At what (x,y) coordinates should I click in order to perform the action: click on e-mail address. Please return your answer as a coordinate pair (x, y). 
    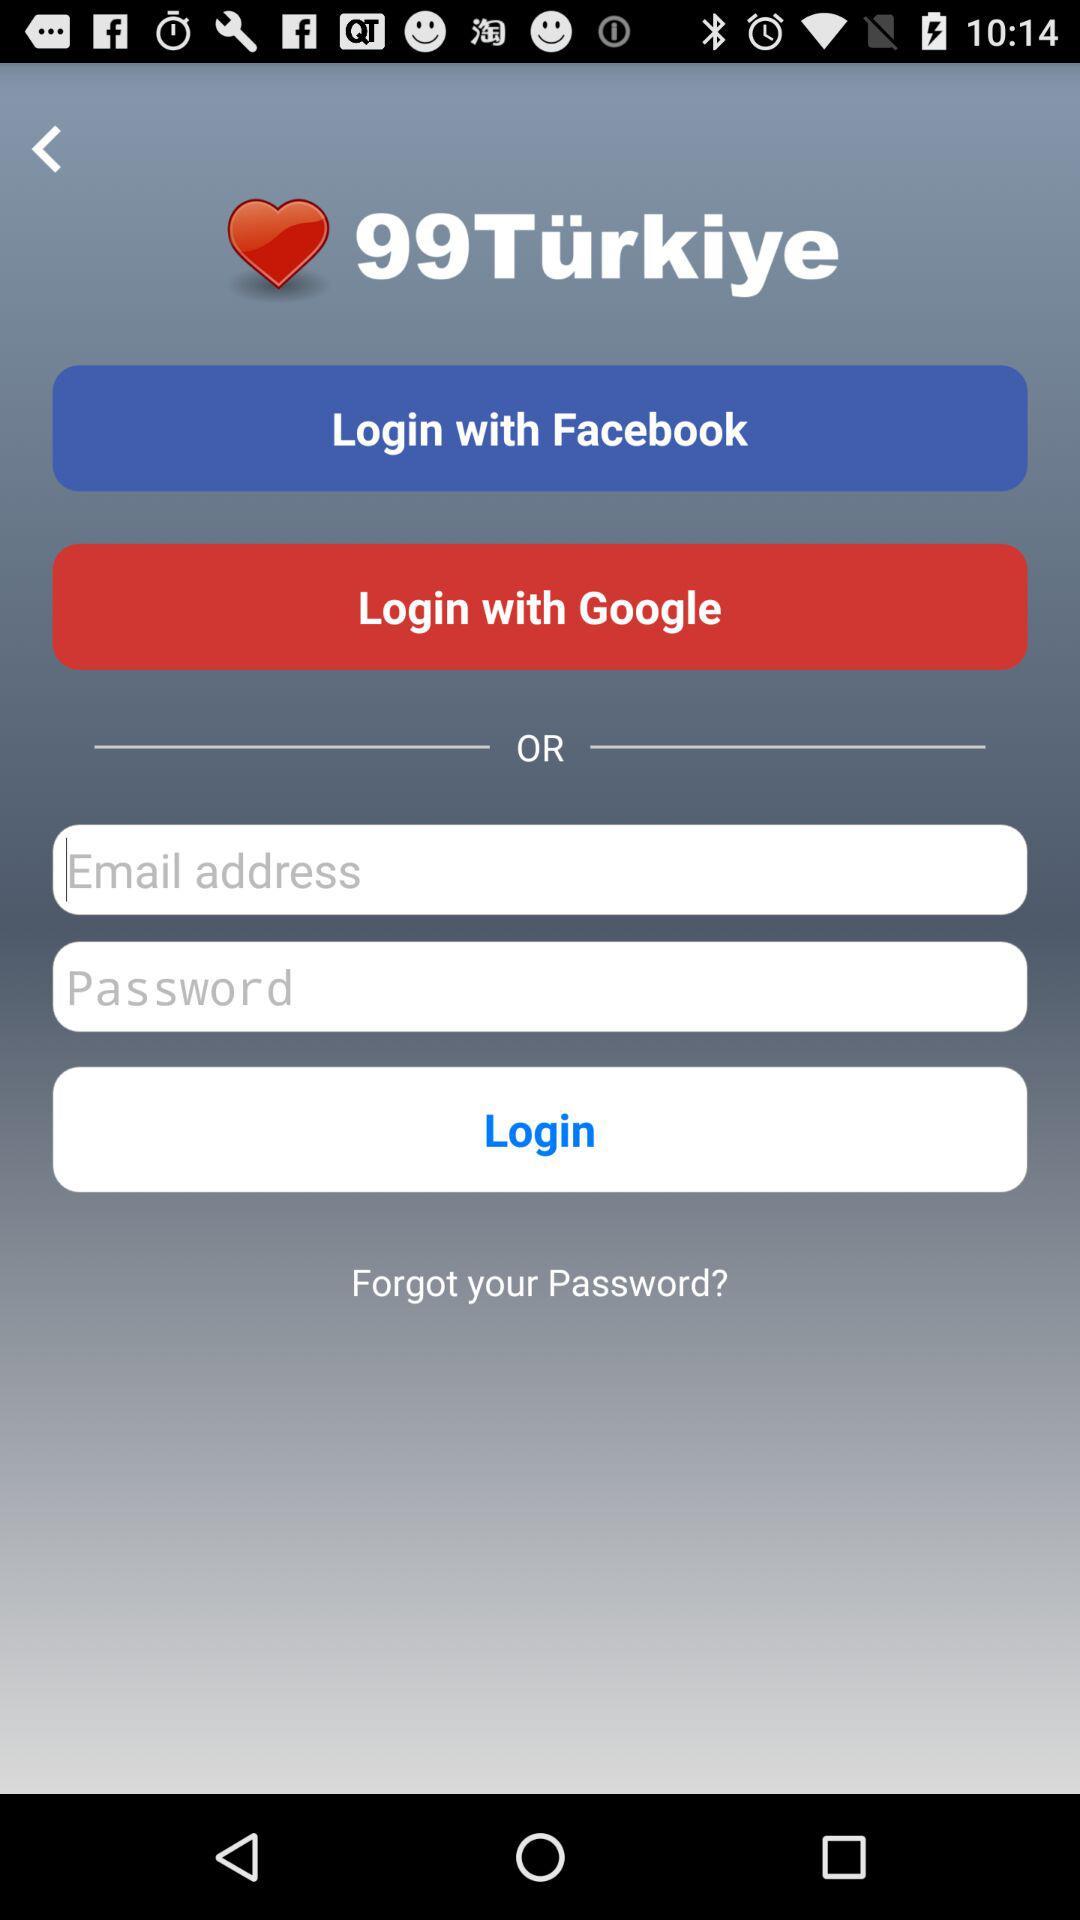
    Looking at the image, I should click on (540, 869).